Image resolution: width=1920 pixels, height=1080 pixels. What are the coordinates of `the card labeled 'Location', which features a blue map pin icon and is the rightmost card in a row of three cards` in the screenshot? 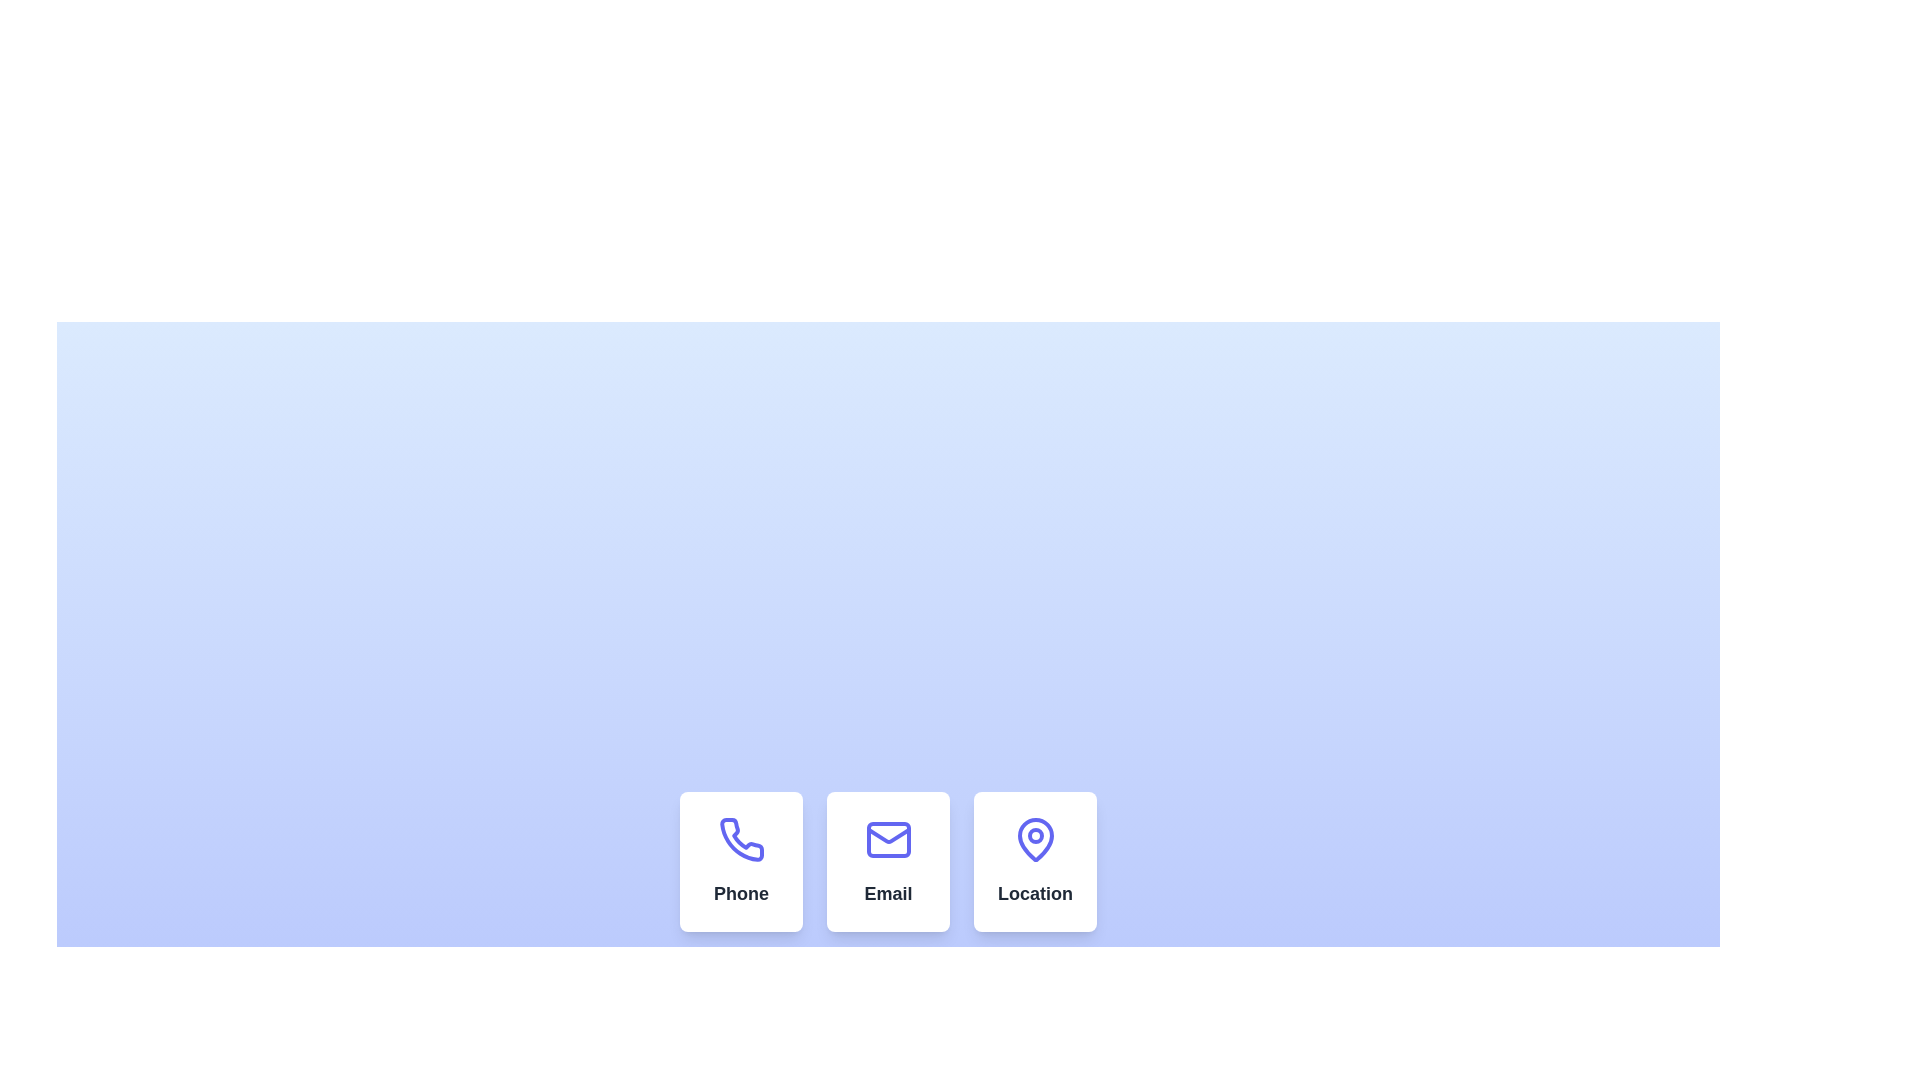 It's located at (1035, 860).